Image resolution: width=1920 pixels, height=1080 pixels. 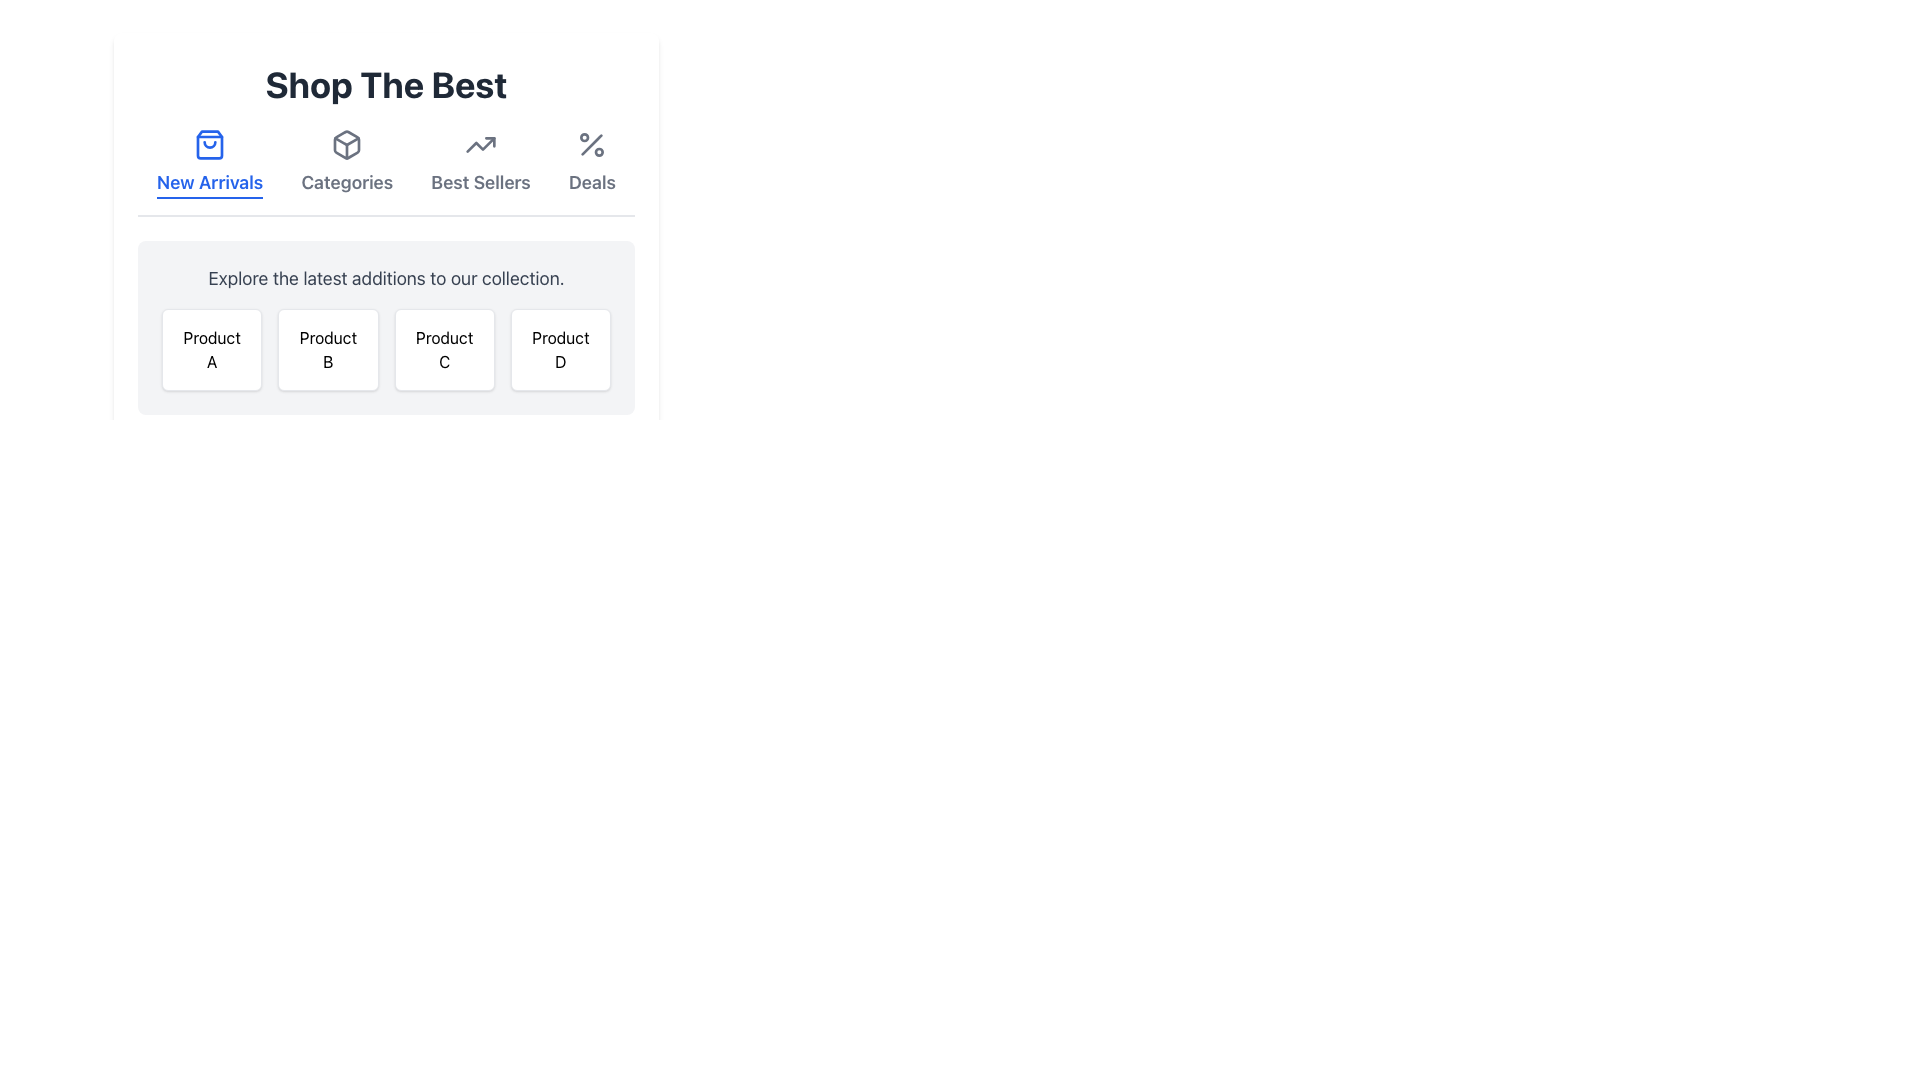 I want to click on the first clickable menu item with an icon and label under the heading 'Shop The Best', so click(x=210, y=163).